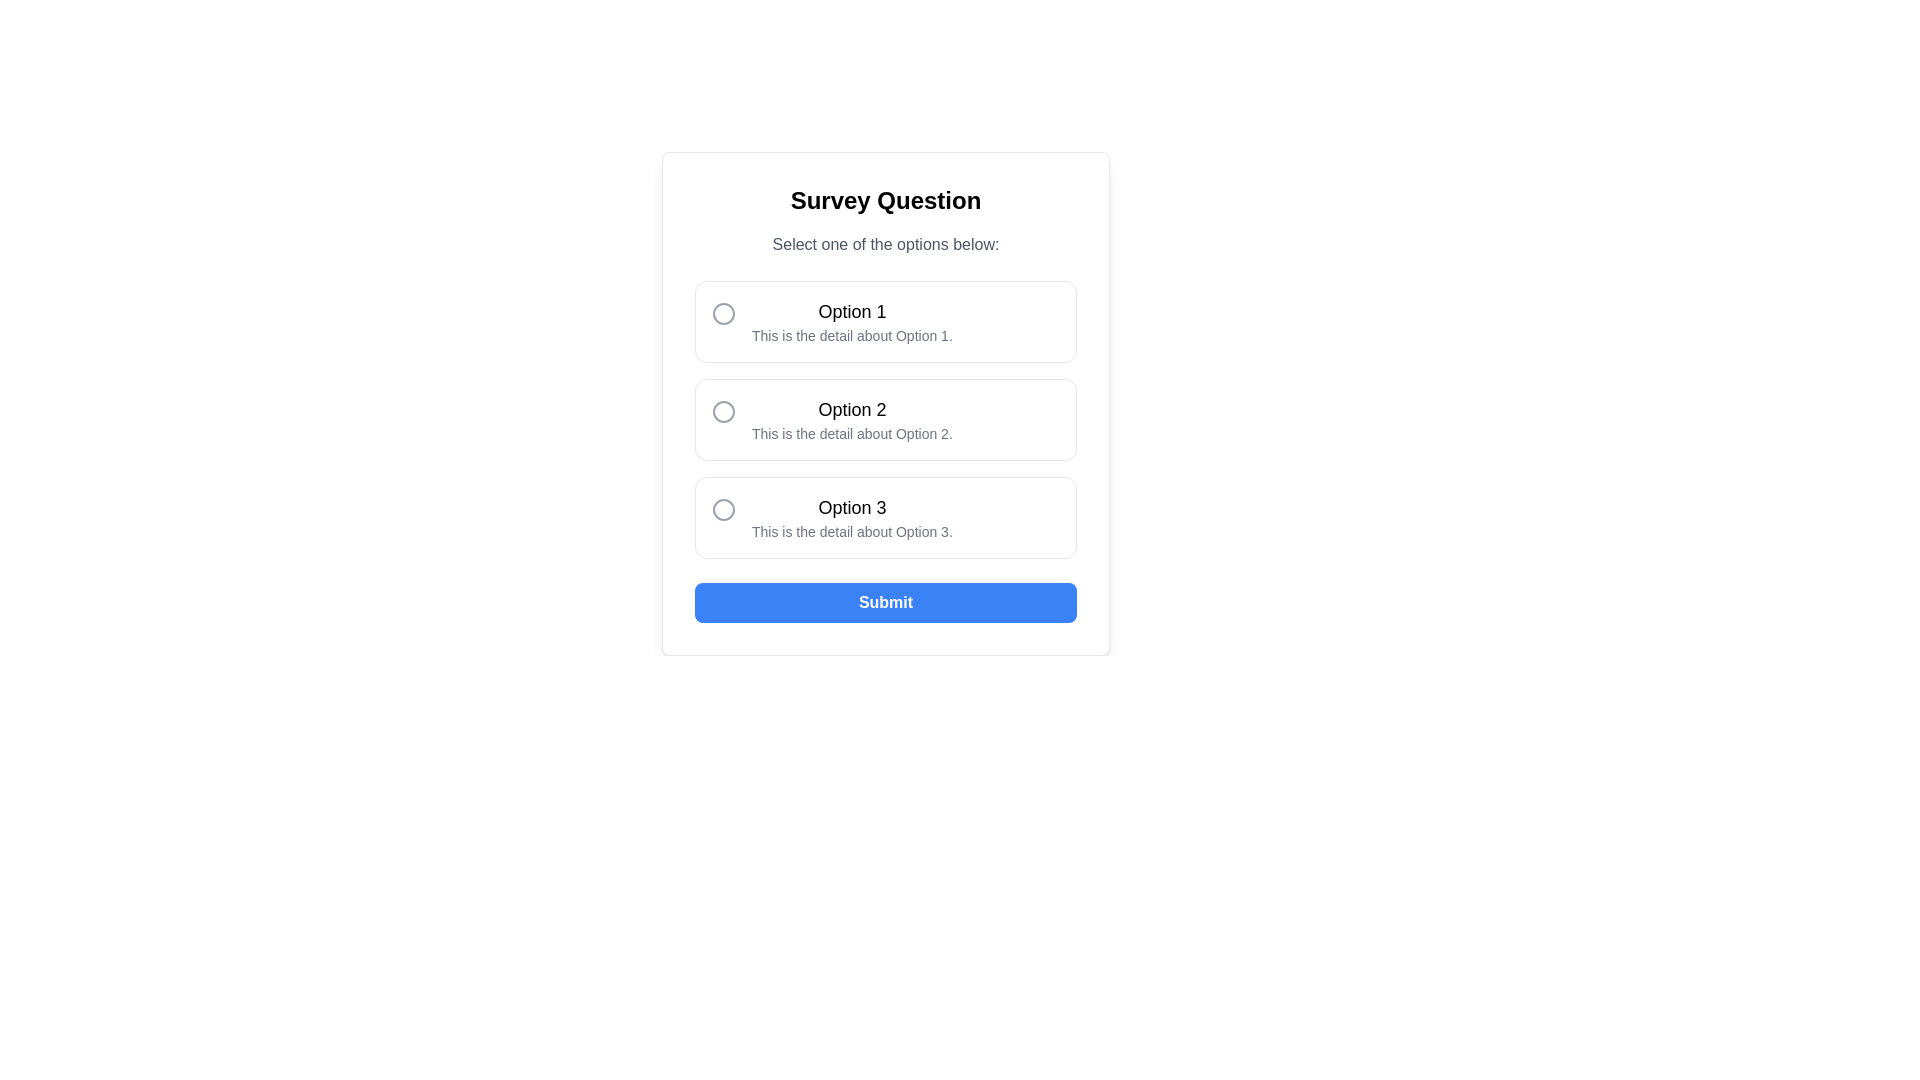  Describe the element at coordinates (852, 408) in the screenshot. I see `the title of the second option in the survey, which helps users identify and select this option by its descriptive label` at that location.